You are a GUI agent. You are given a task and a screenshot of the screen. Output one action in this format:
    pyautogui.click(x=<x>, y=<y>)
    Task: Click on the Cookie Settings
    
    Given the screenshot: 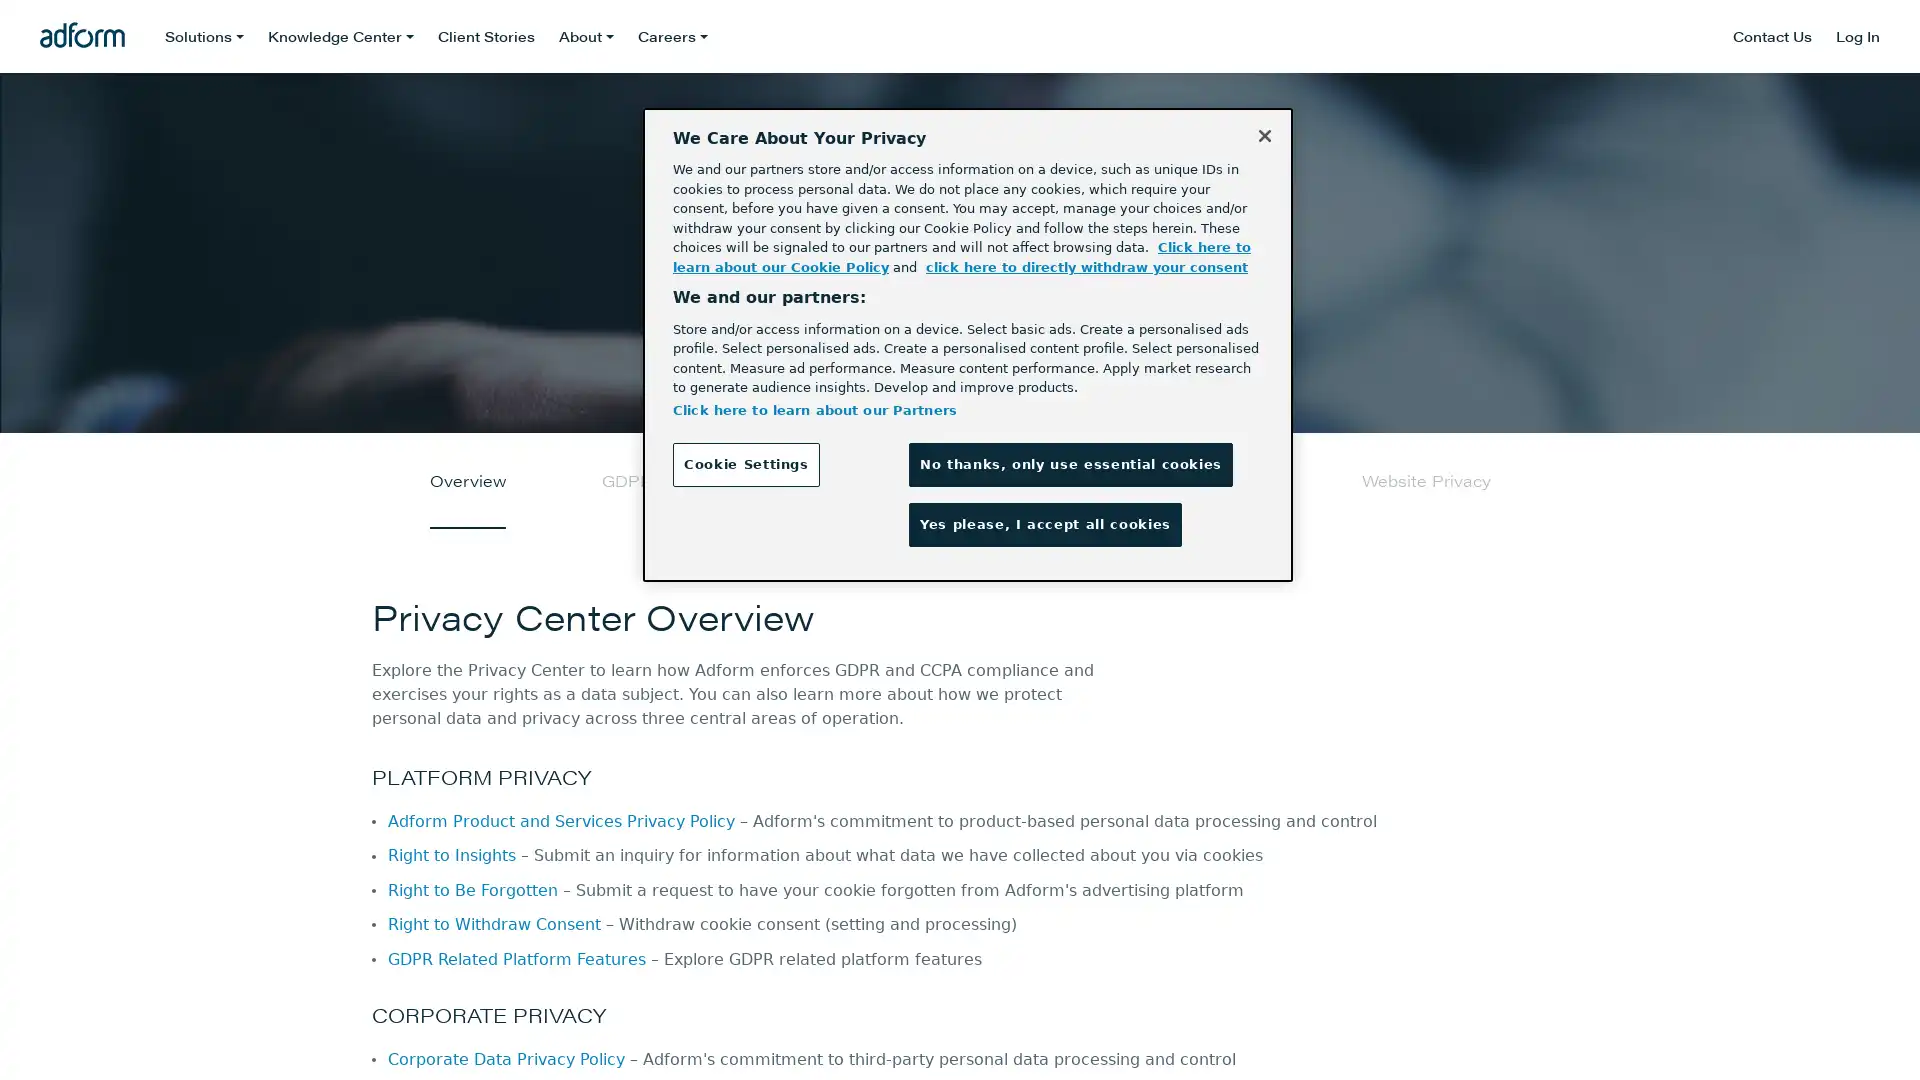 What is the action you would take?
    pyautogui.click(x=744, y=464)
    